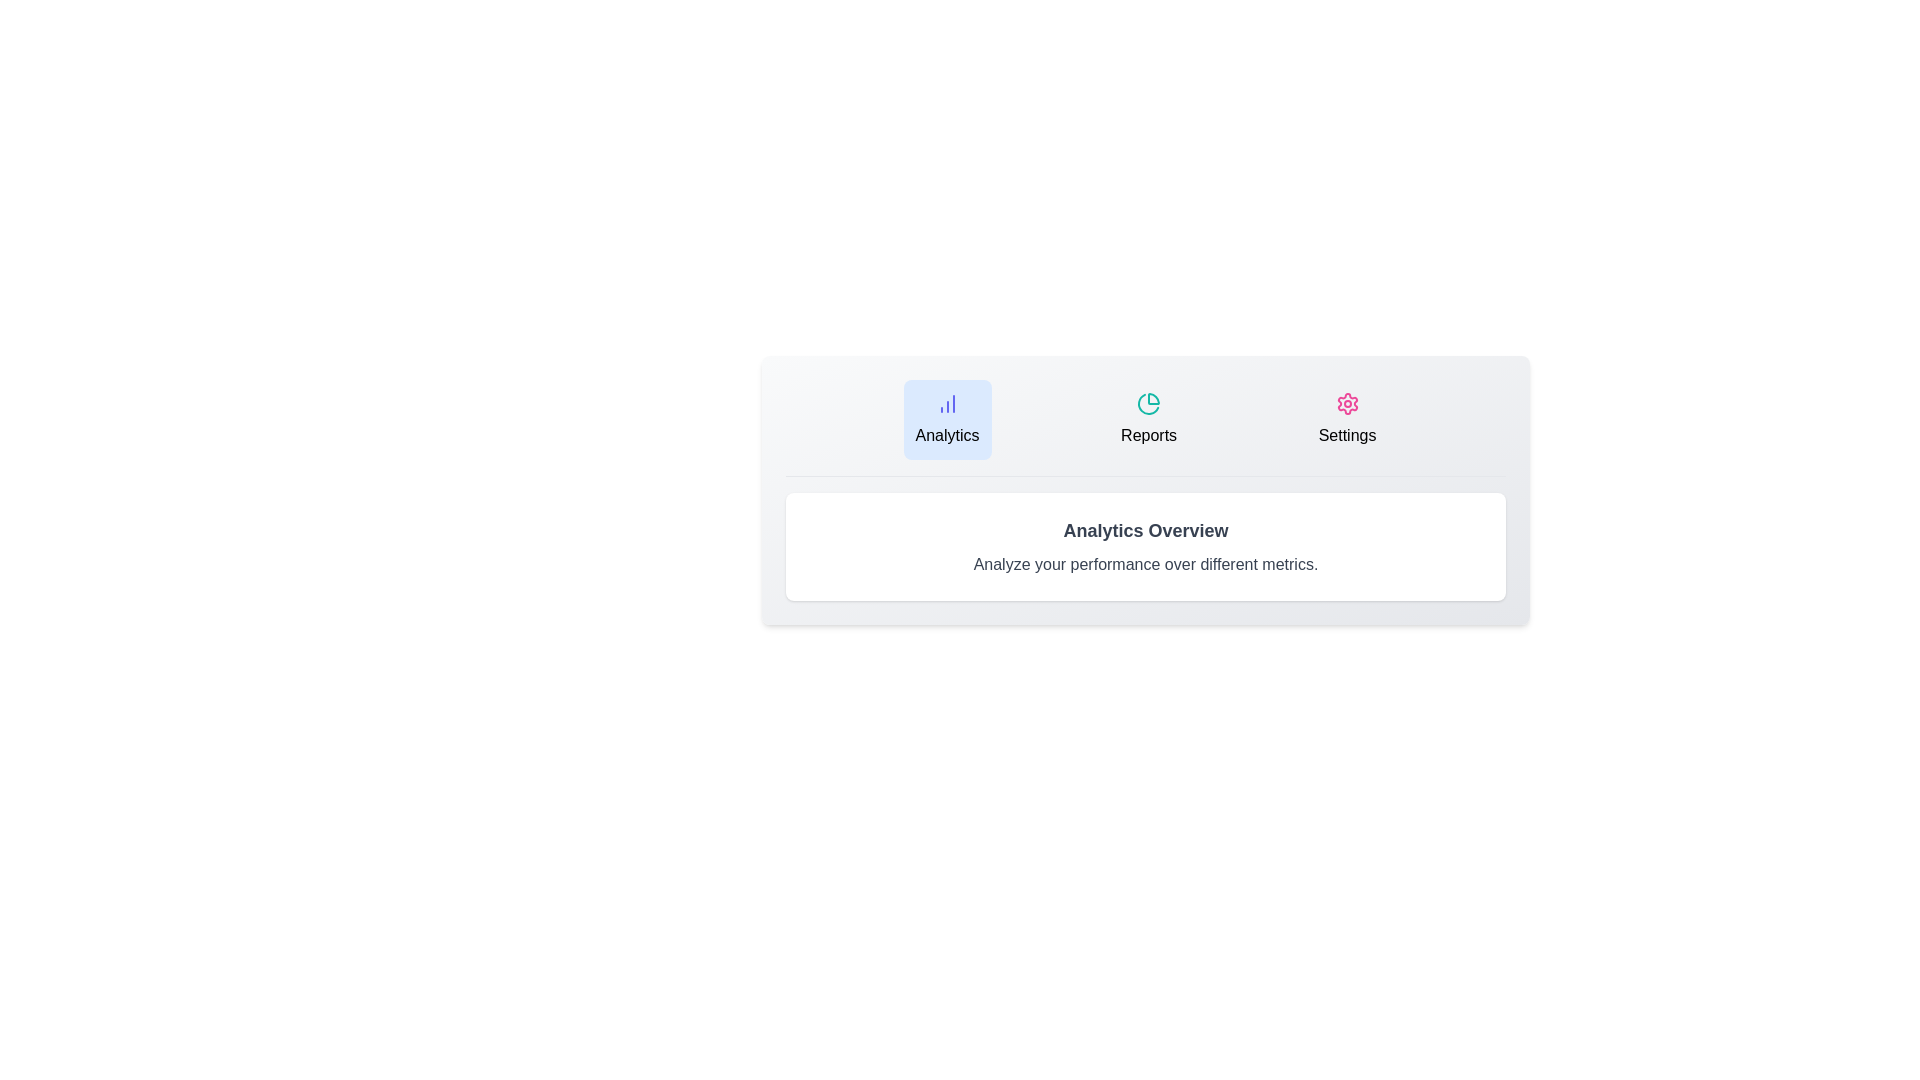  What do you see at coordinates (1347, 419) in the screenshot?
I see `the Settings tab to view its content` at bounding box center [1347, 419].